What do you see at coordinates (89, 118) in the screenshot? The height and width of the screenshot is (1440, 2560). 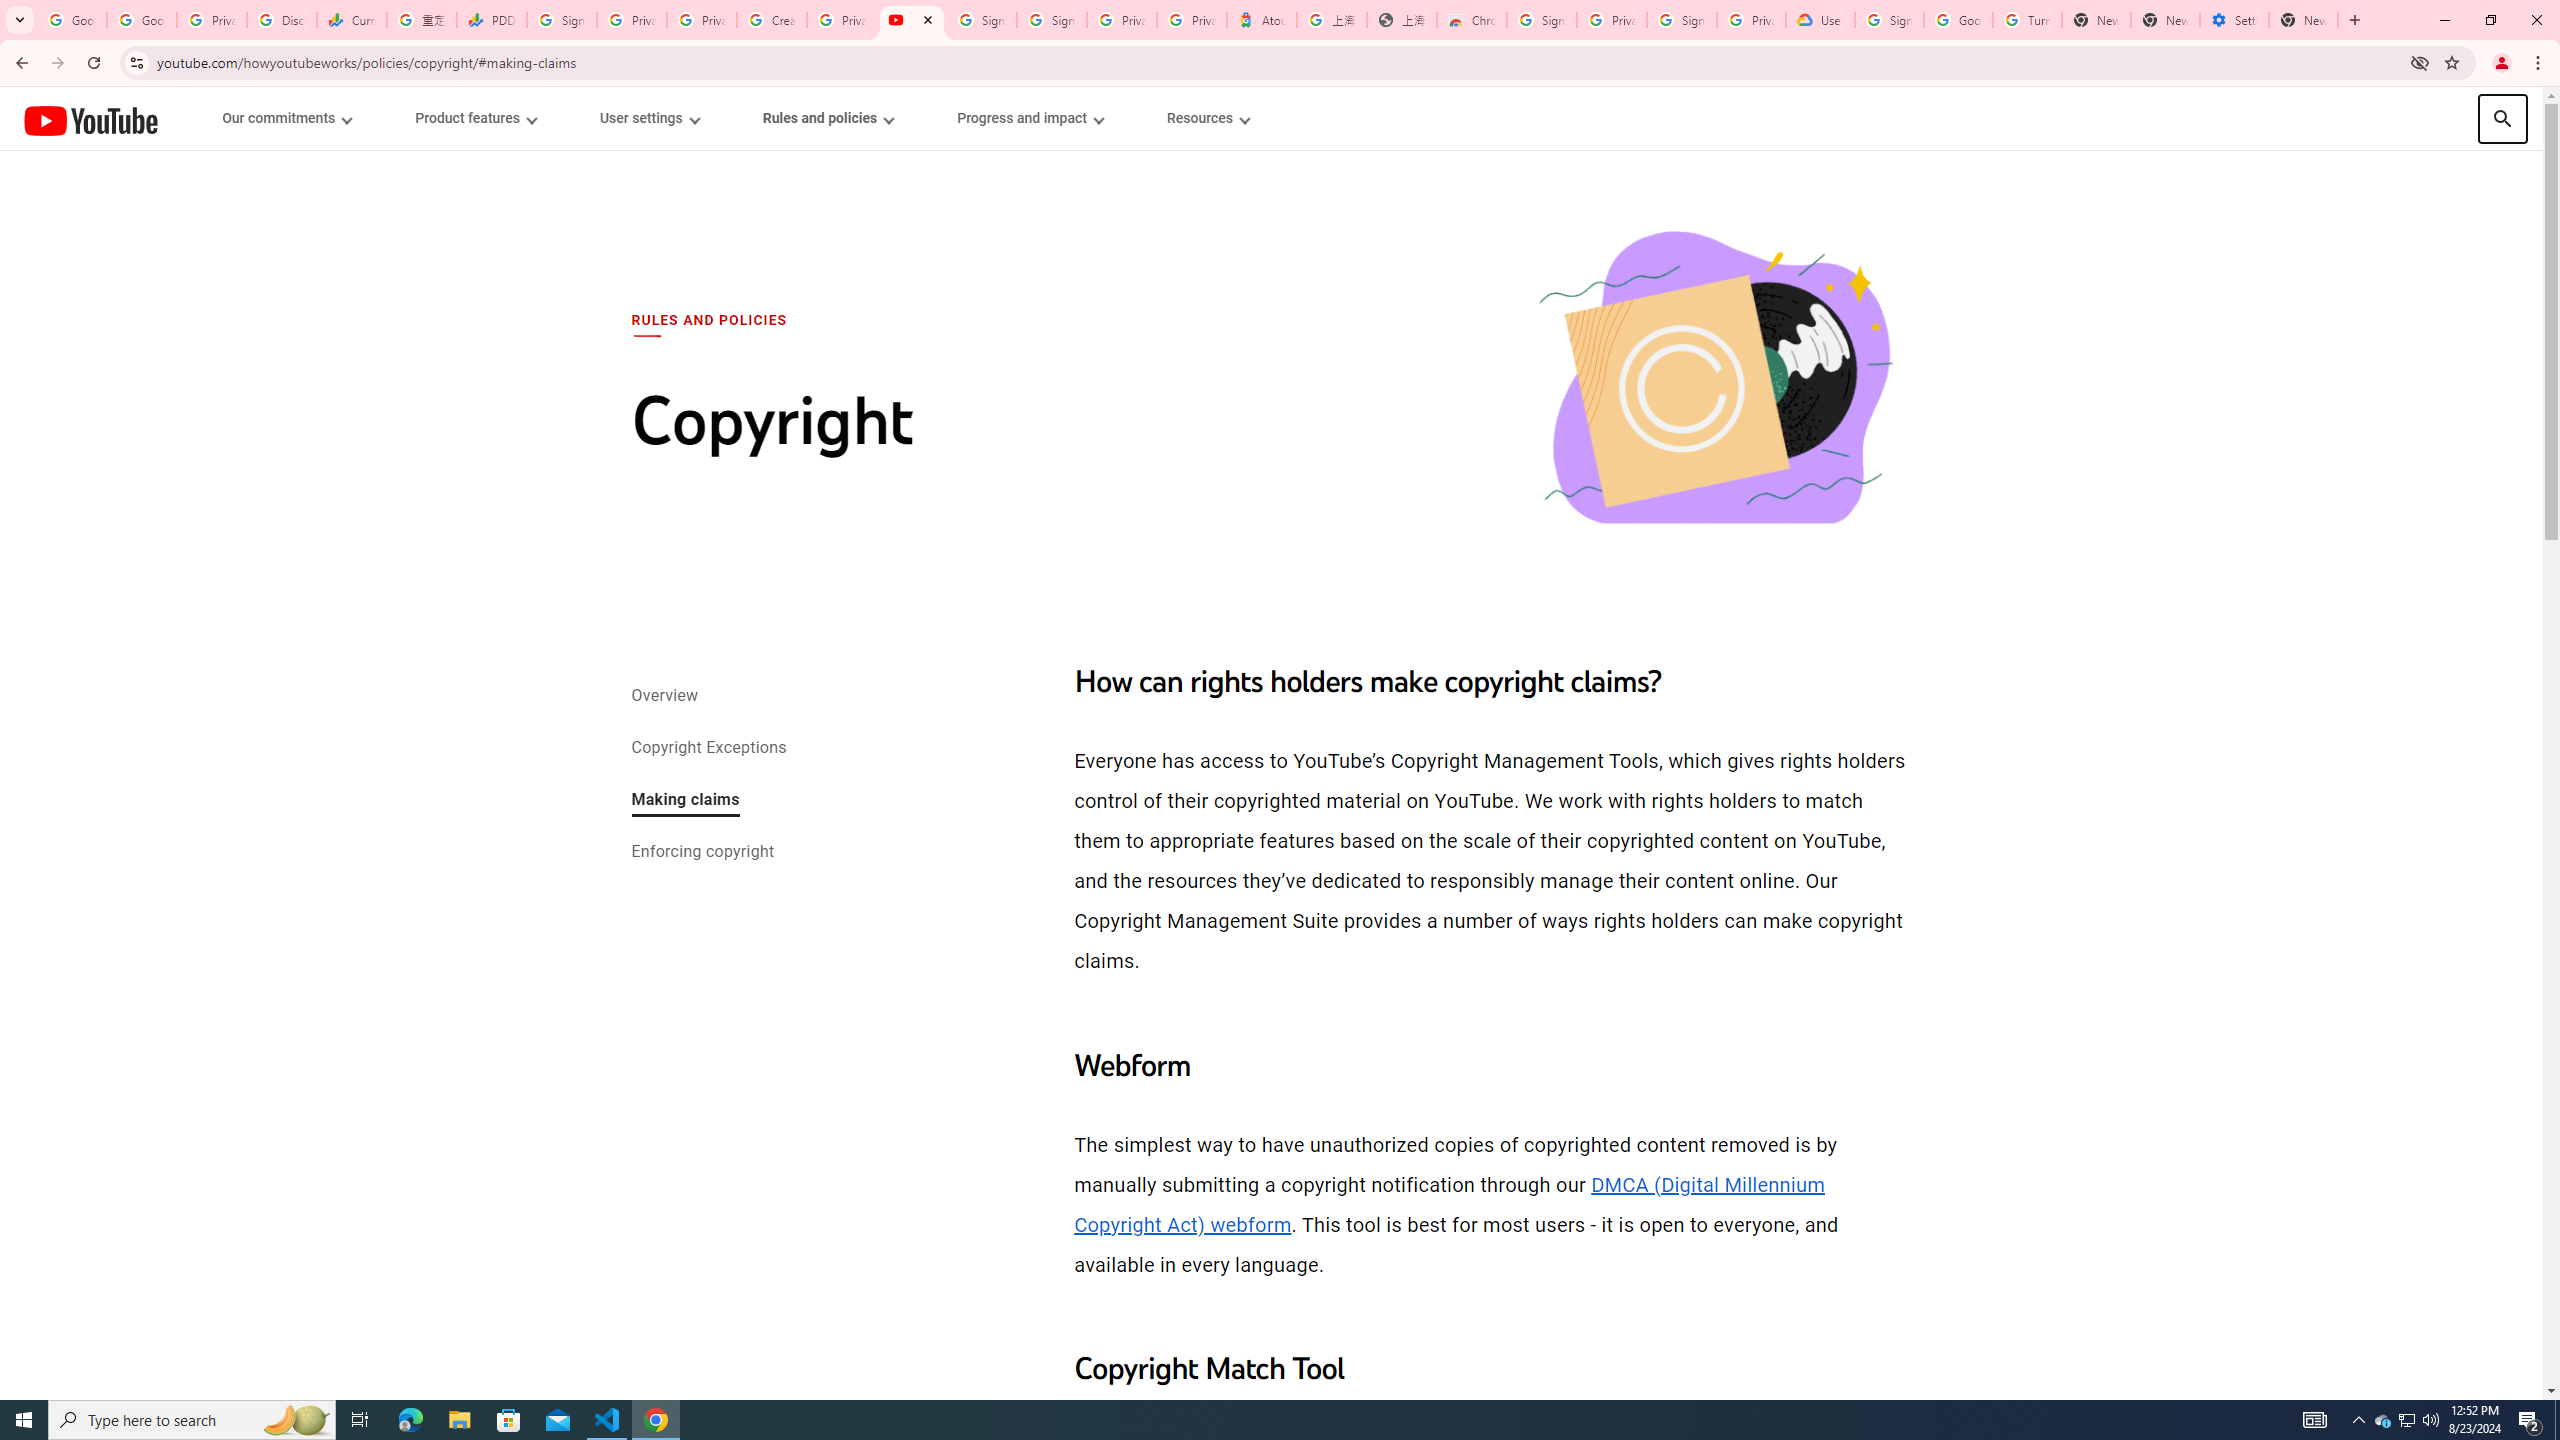 I see `'How YouTube Works'` at bounding box center [89, 118].